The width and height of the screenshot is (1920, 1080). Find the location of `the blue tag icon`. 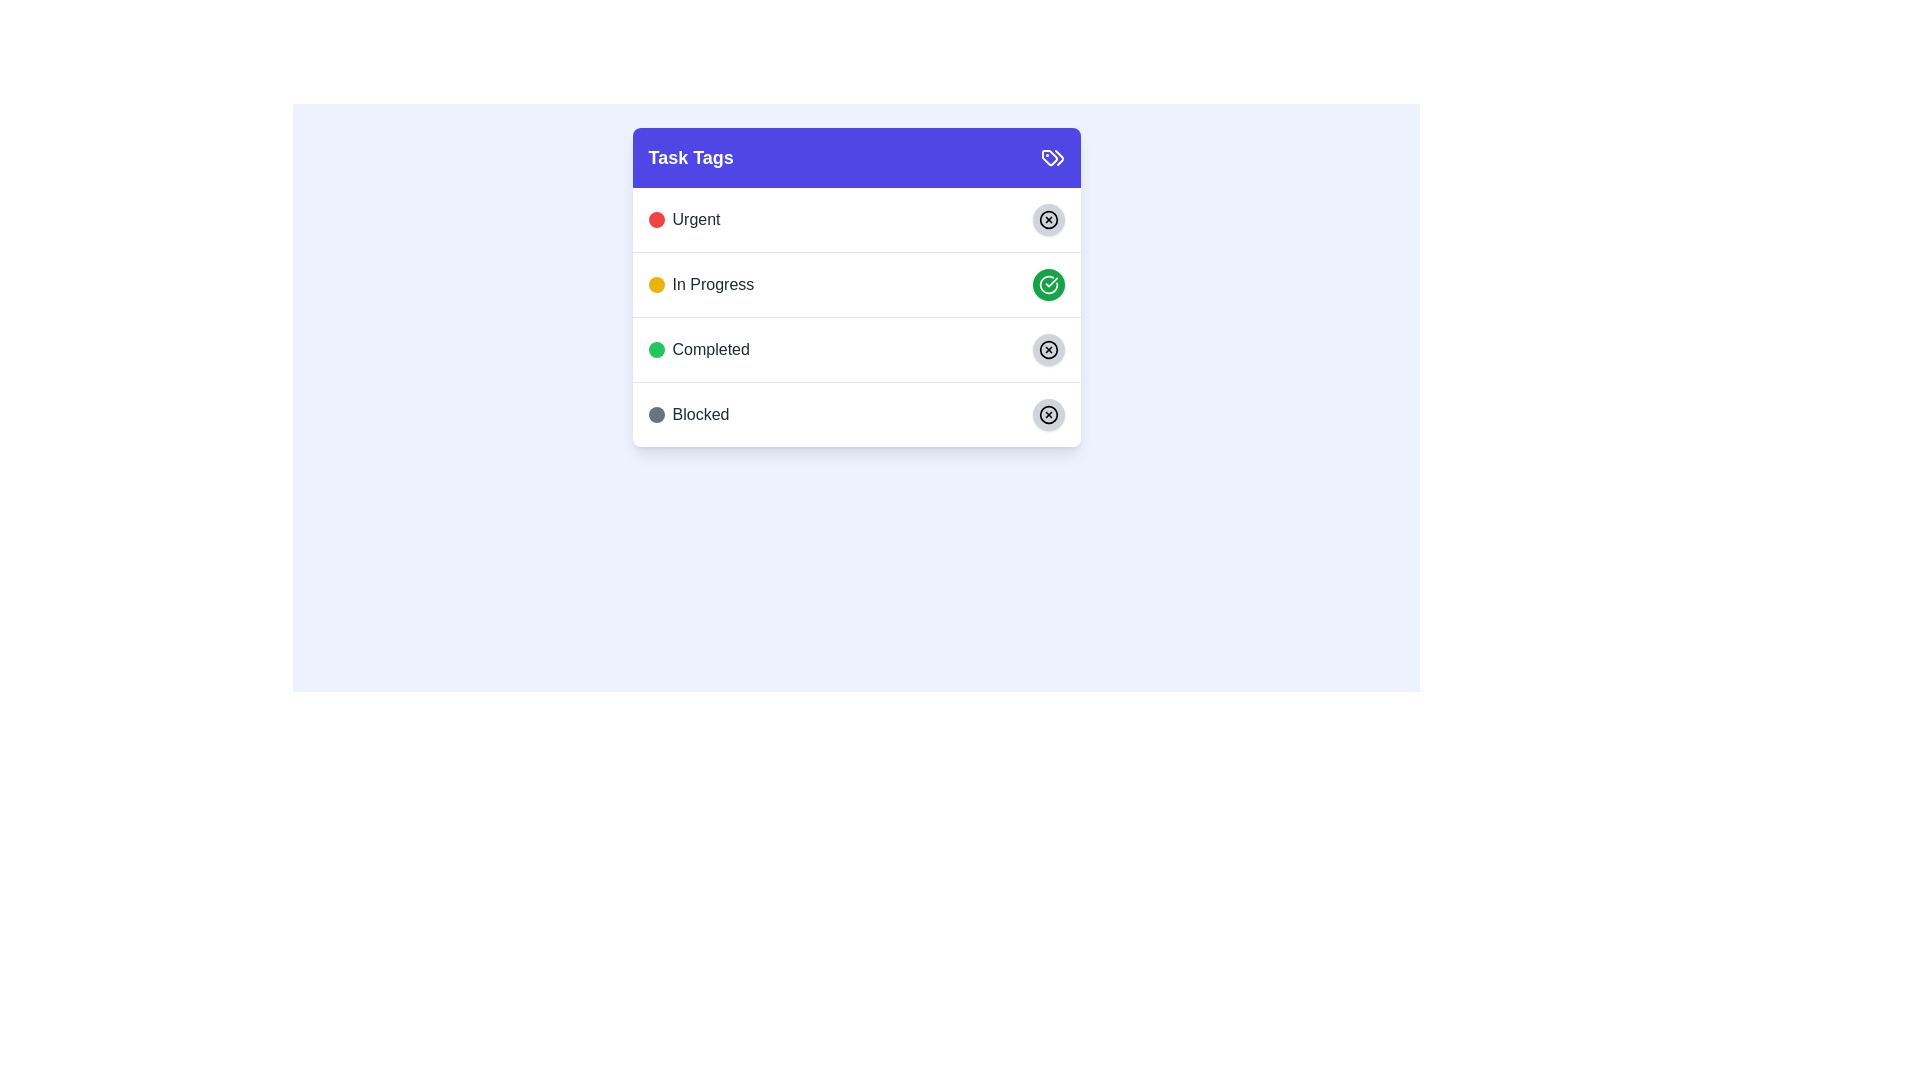

the blue tag icon is located at coordinates (1048, 157).